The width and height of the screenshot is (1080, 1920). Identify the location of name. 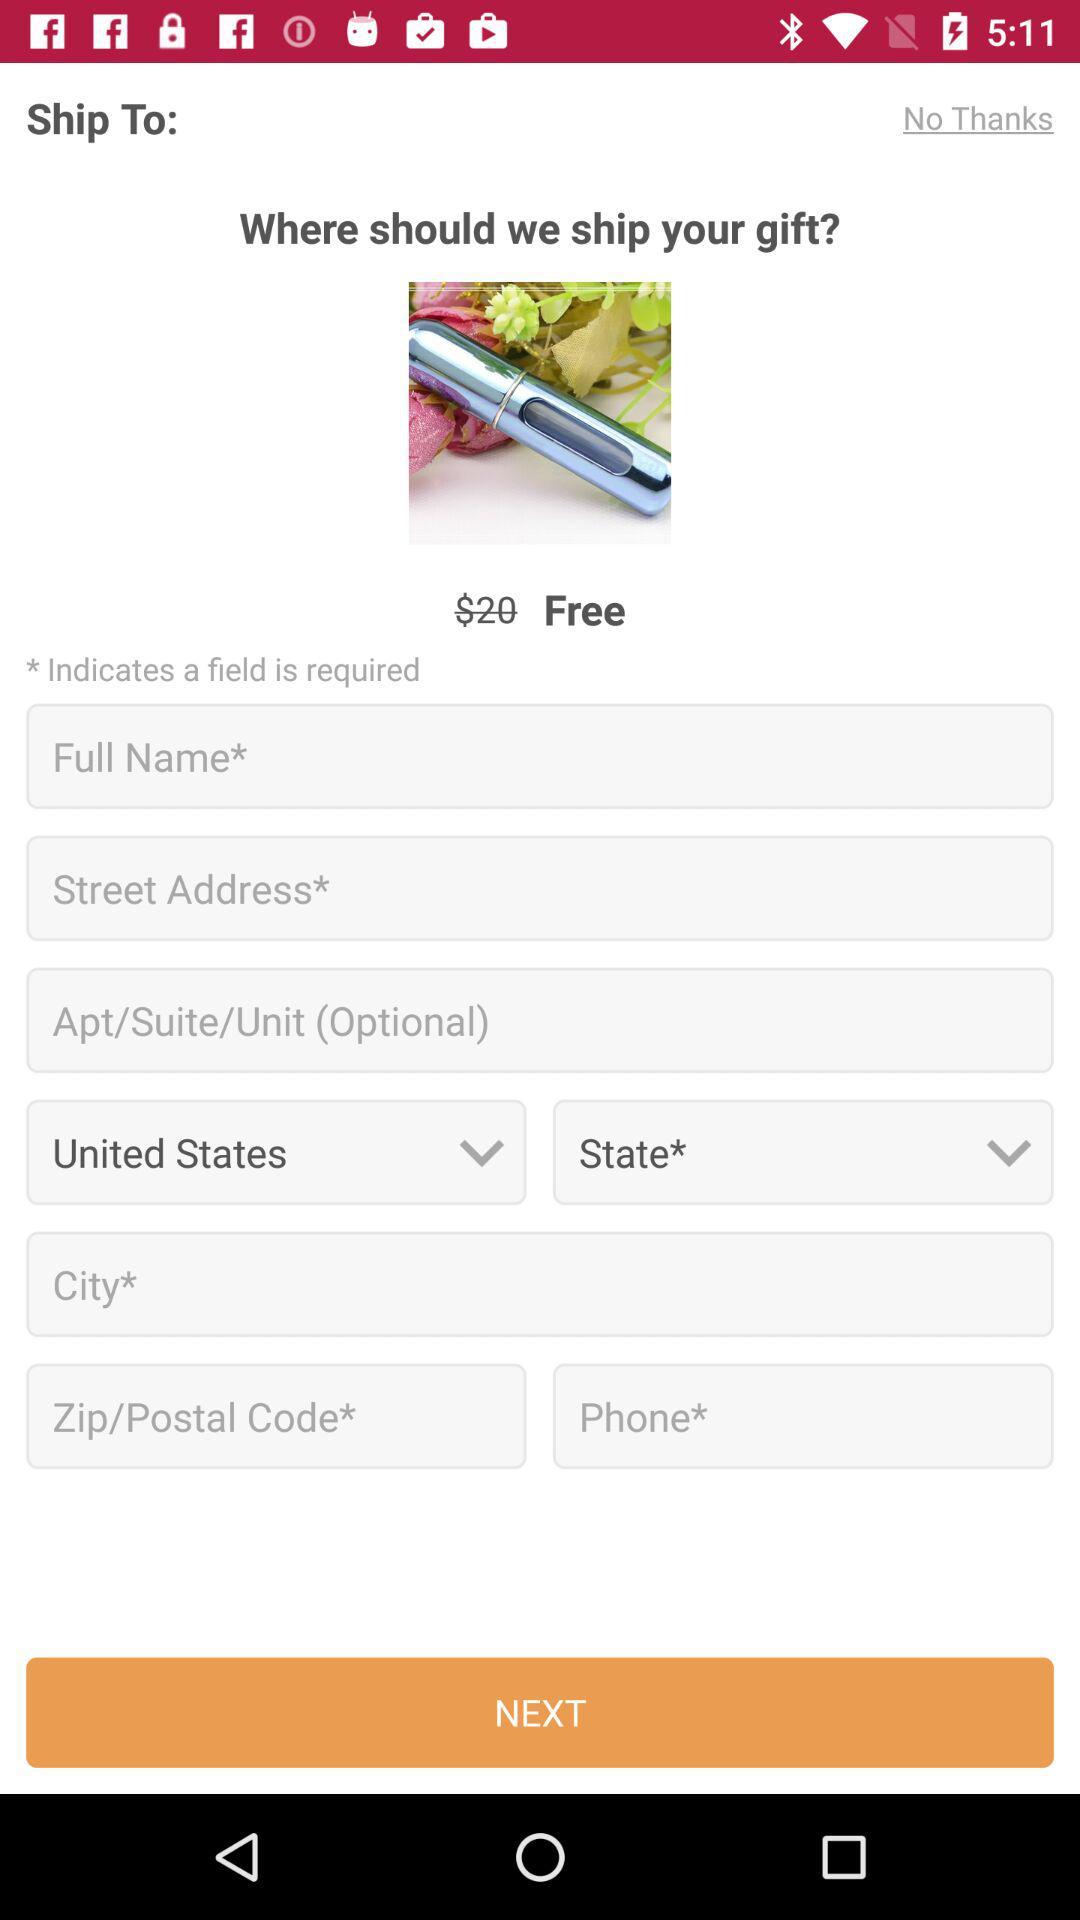
(540, 755).